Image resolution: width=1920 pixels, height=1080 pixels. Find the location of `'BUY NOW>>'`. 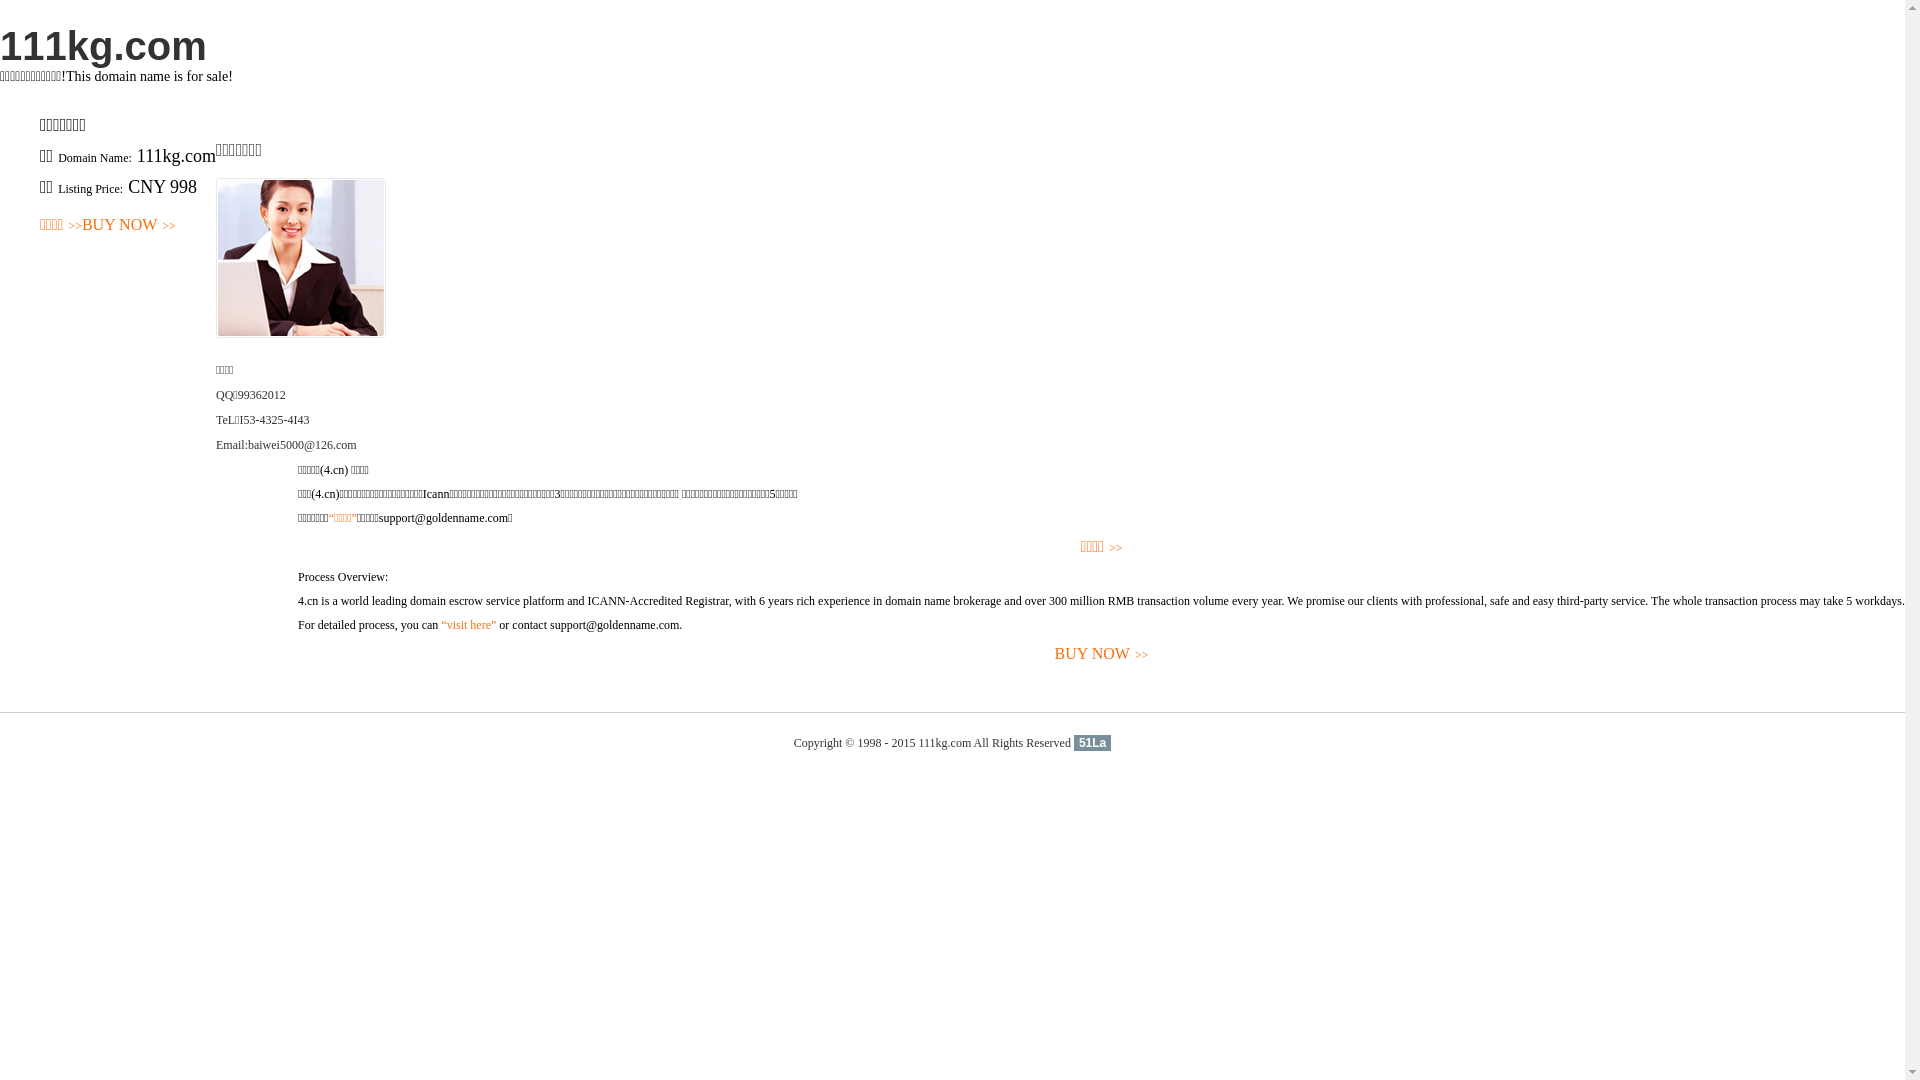

'BUY NOW>>' is located at coordinates (1100, 654).